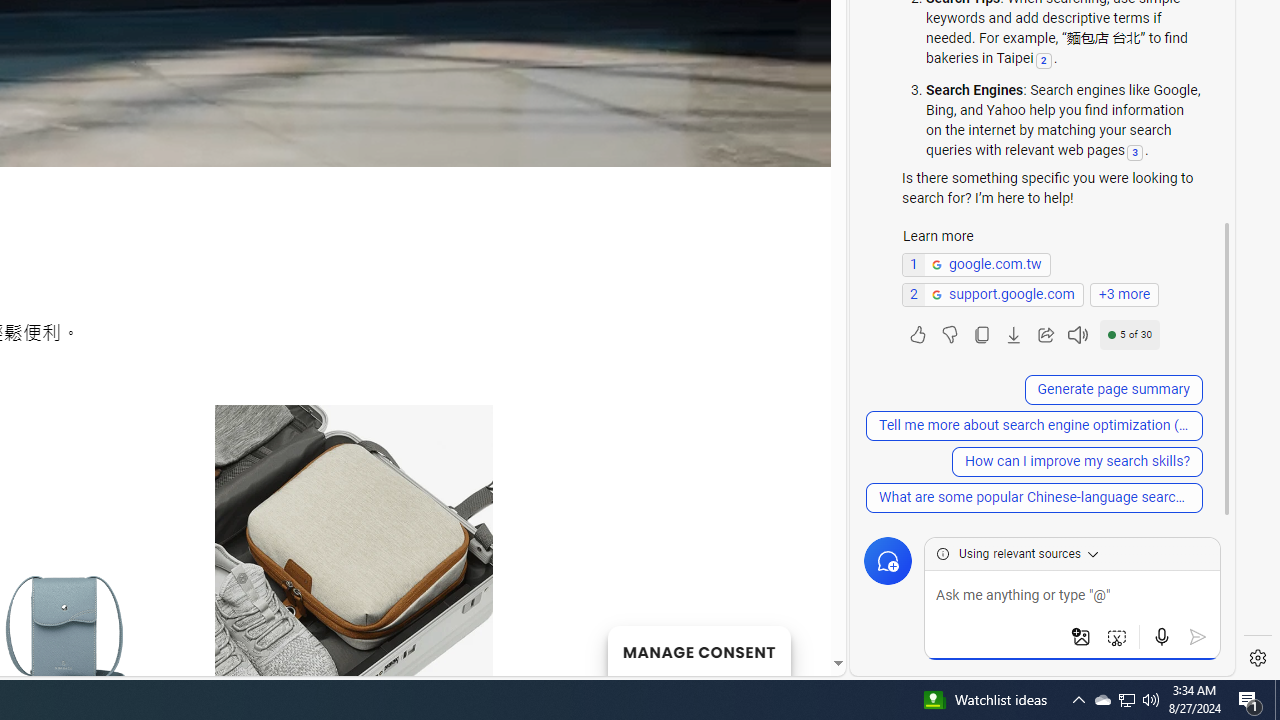  Describe the element at coordinates (698, 650) in the screenshot. I see `'MANAGE CONSENT'` at that location.